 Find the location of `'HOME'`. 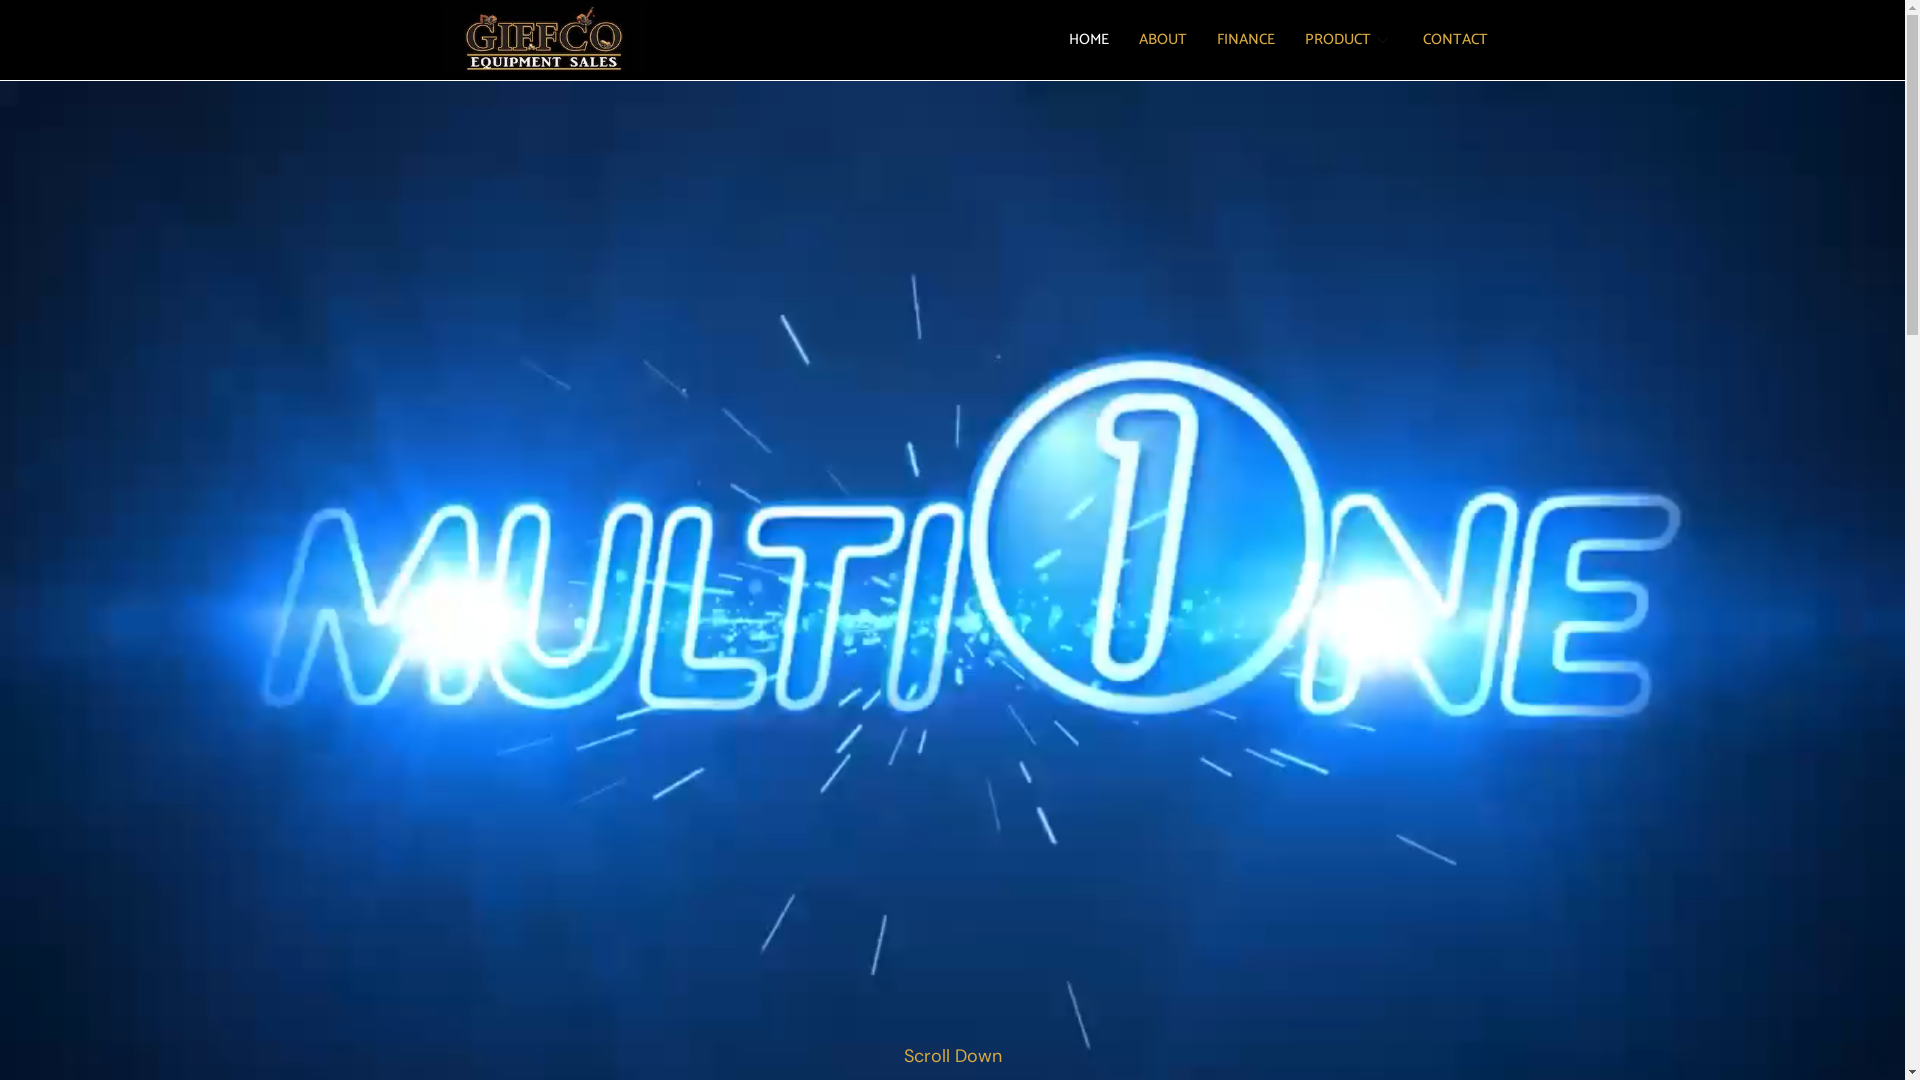

'HOME' is located at coordinates (1088, 39).